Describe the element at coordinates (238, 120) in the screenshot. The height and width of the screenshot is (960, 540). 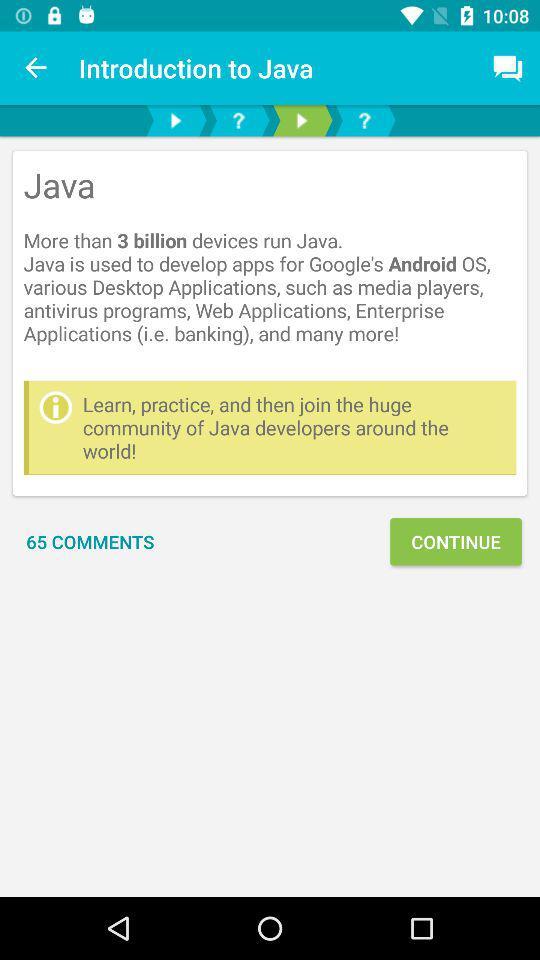
I see `opens the help tab` at that location.